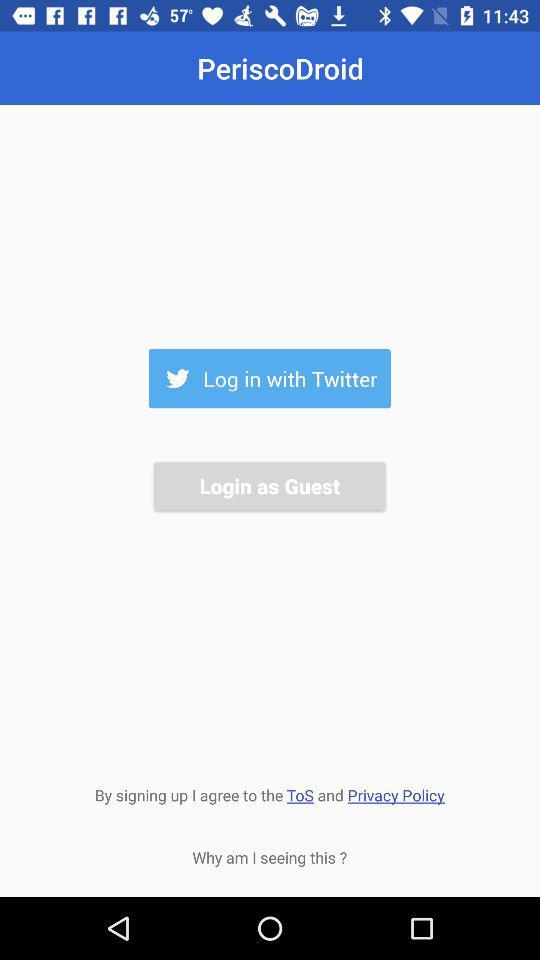  Describe the element at coordinates (269, 484) in the screenshot. I see `login as guest icon` at that location.